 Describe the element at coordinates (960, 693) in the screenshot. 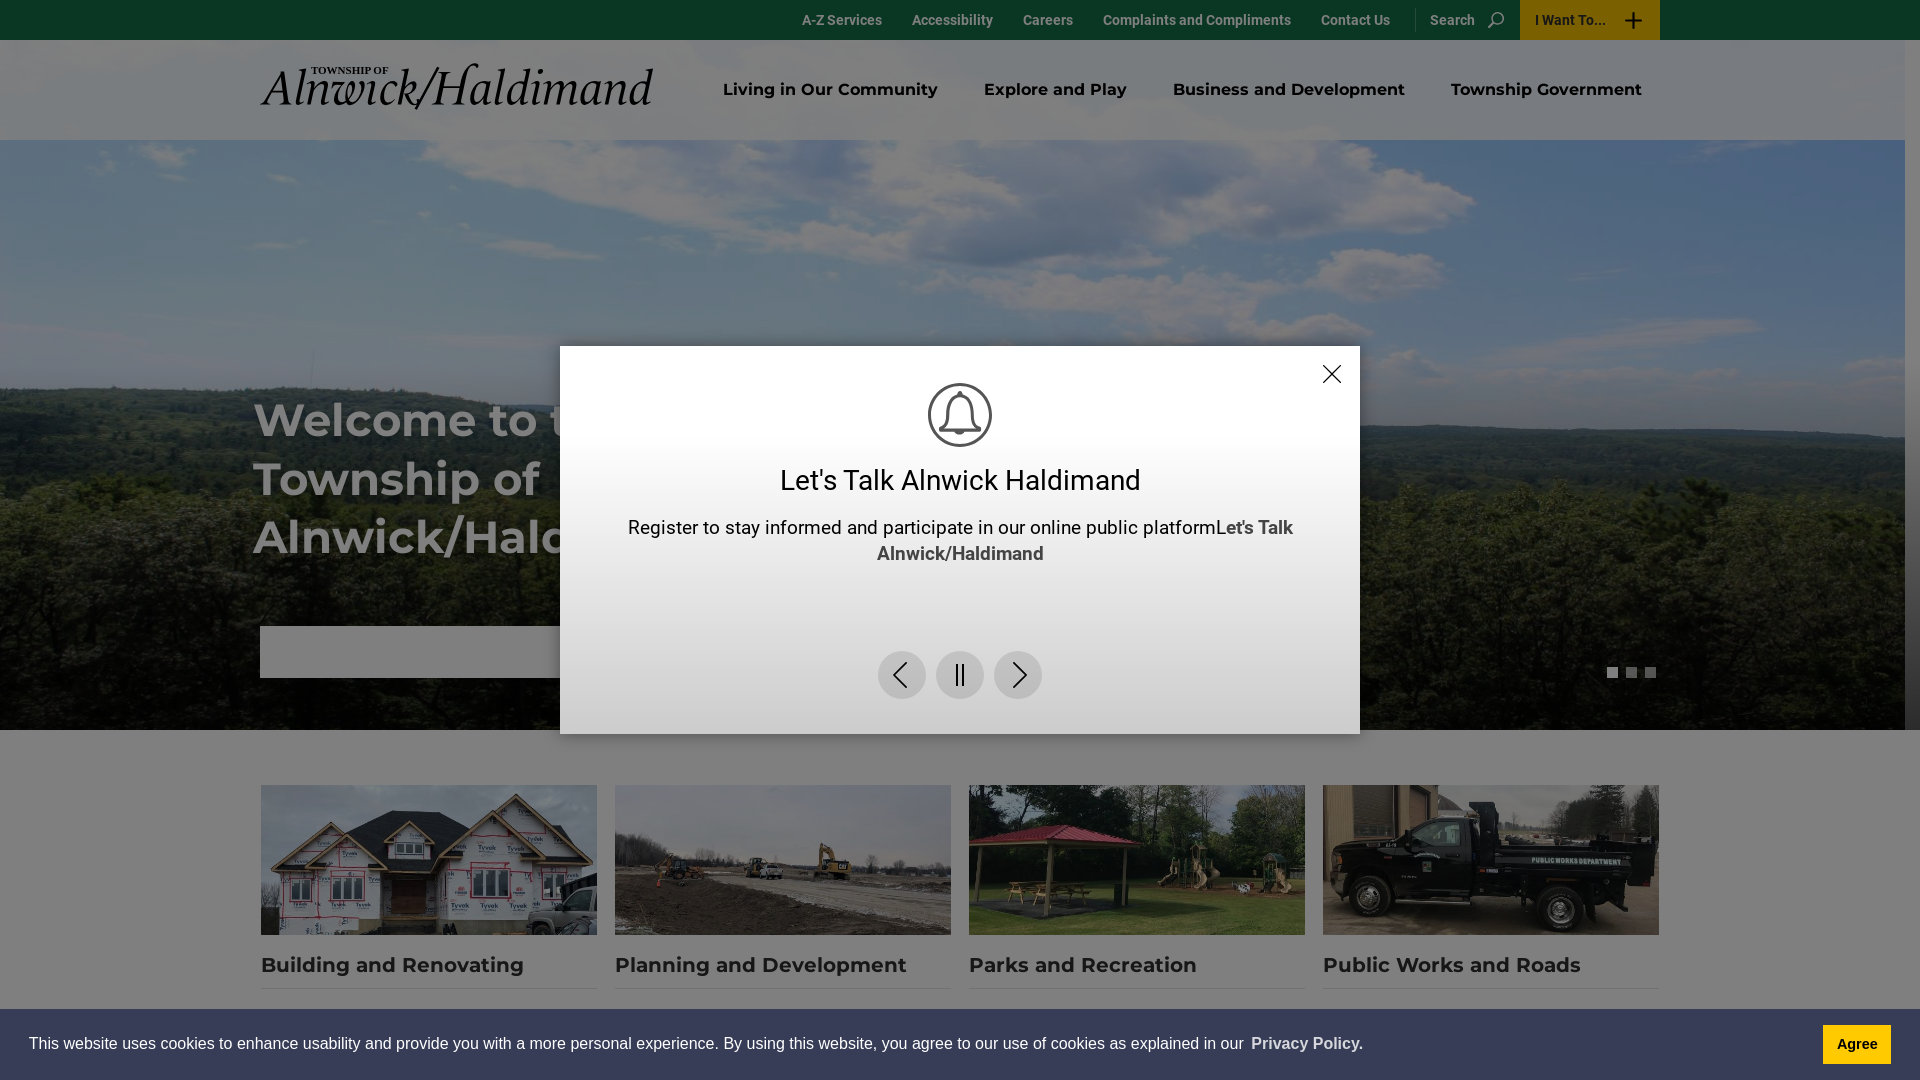

I see `'Pause'` at that location.